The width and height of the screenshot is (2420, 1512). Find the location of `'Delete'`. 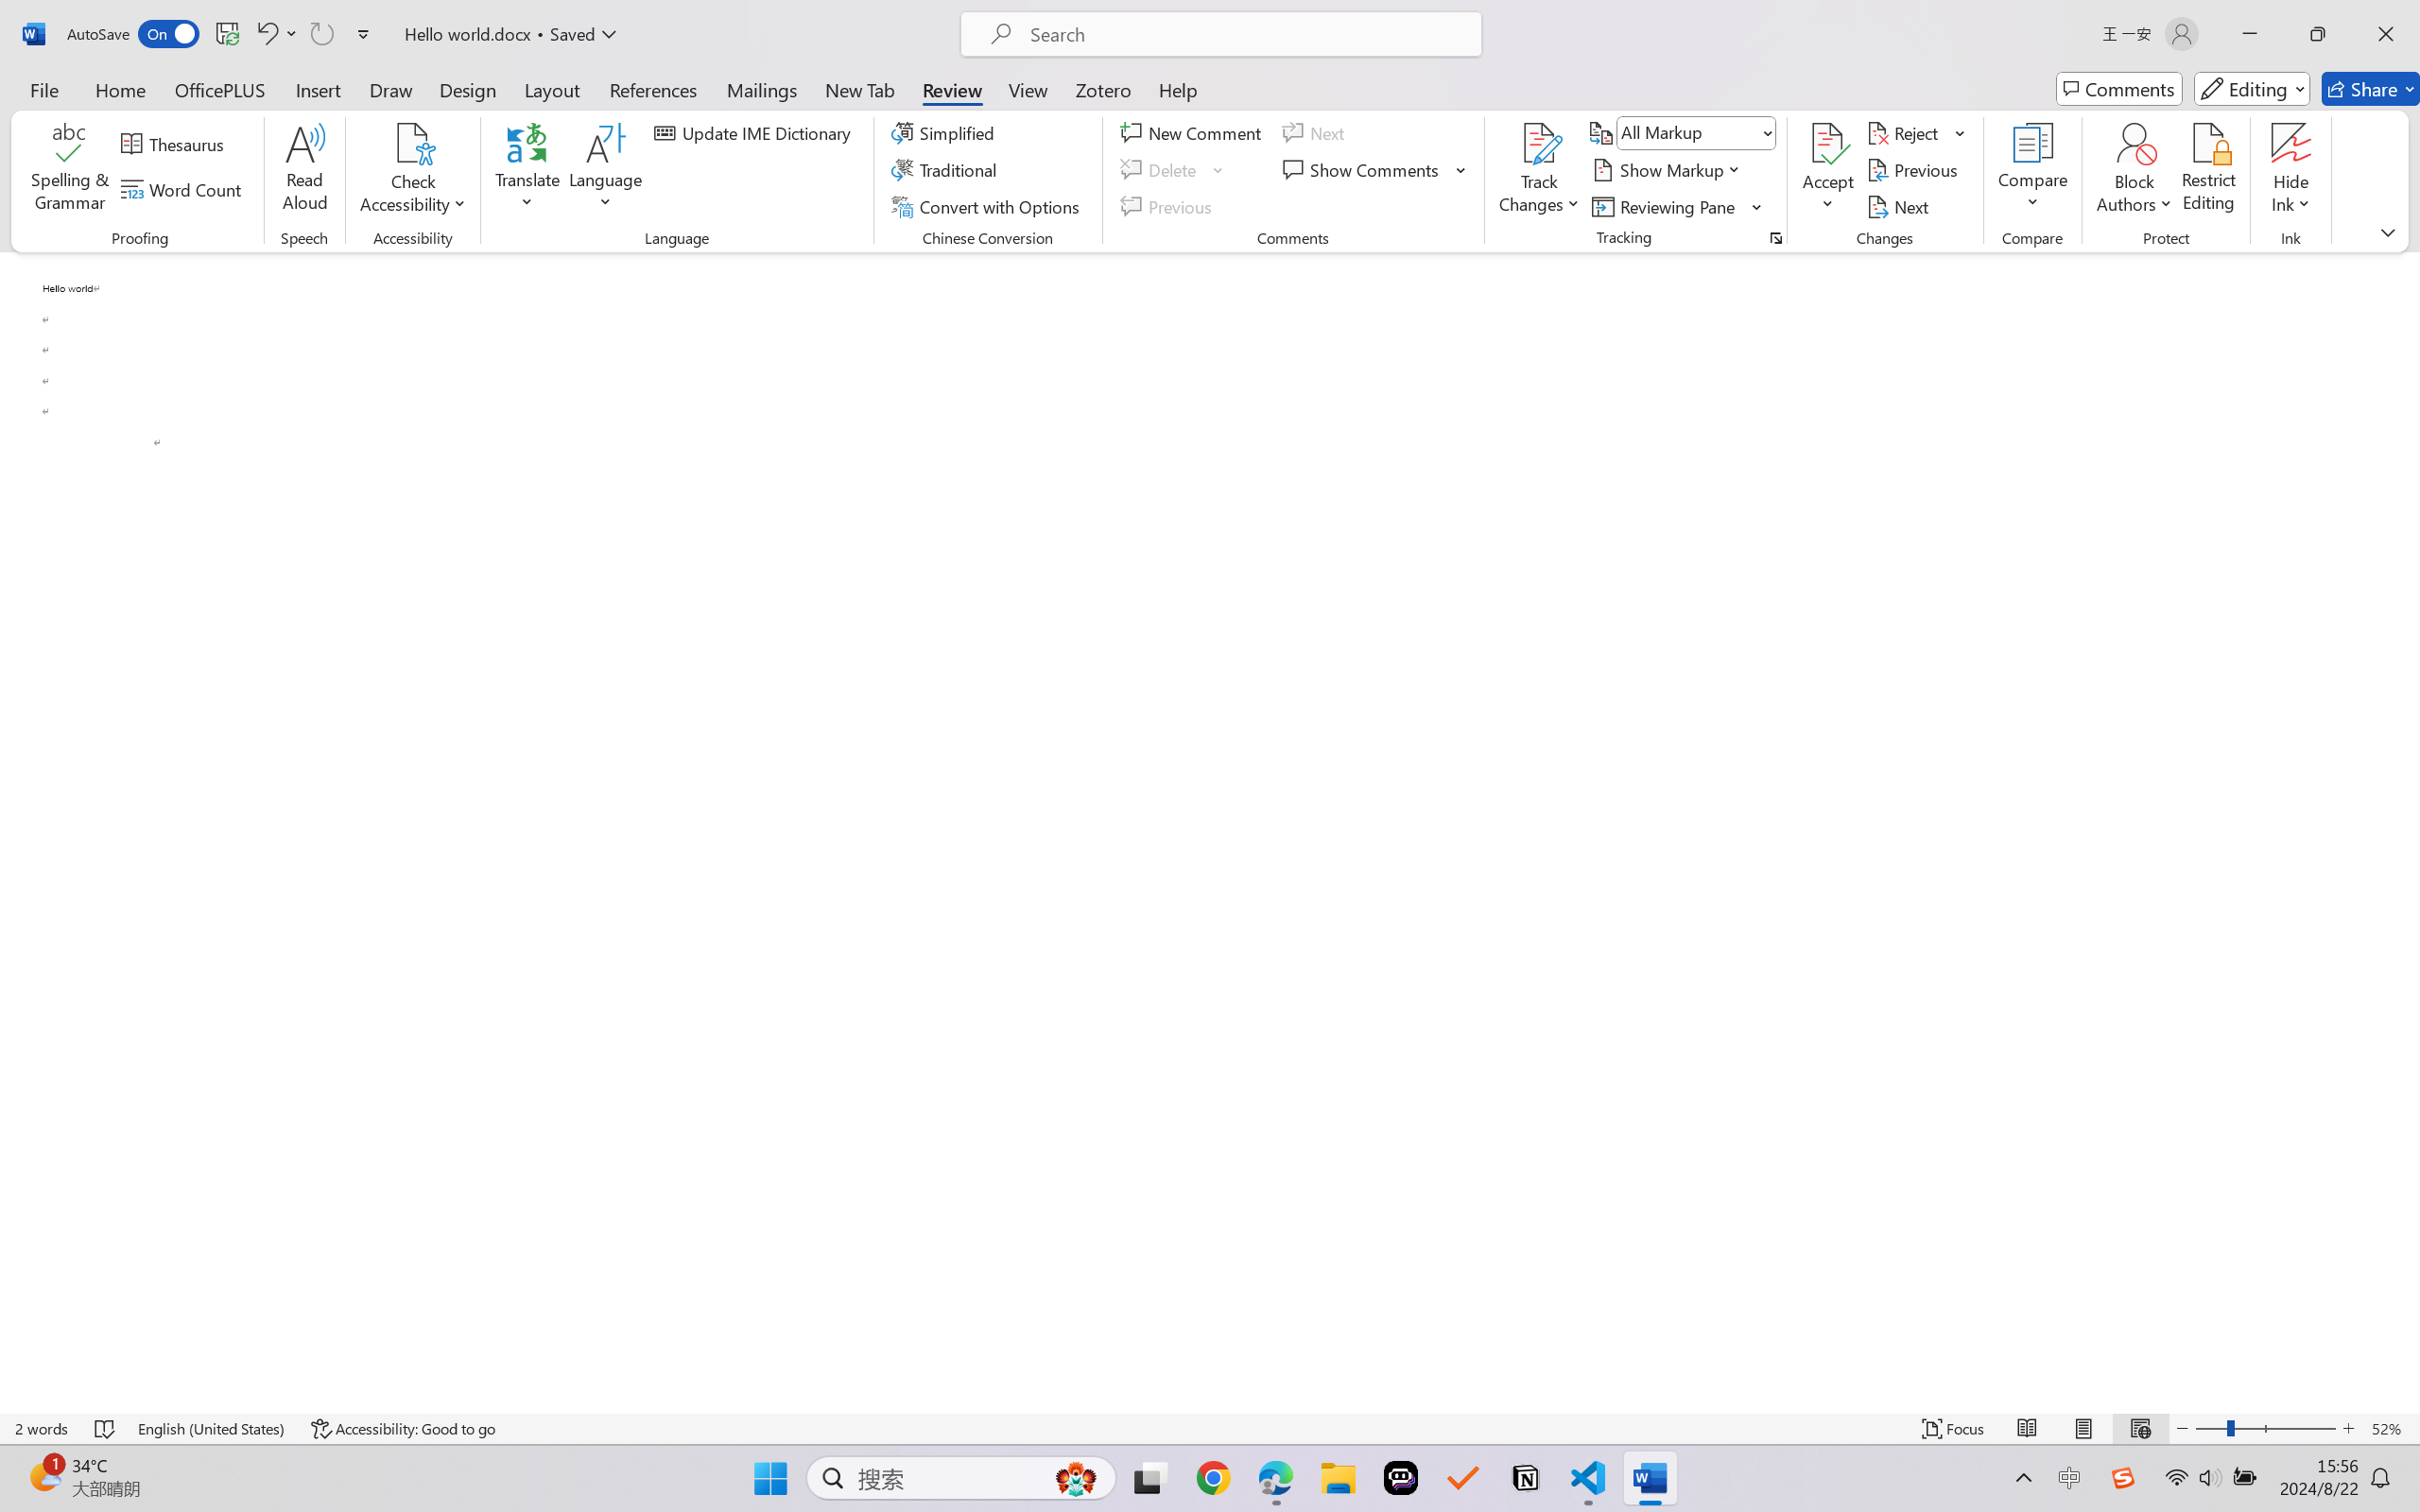

'Delete' is located at coordinates (1173, 170).